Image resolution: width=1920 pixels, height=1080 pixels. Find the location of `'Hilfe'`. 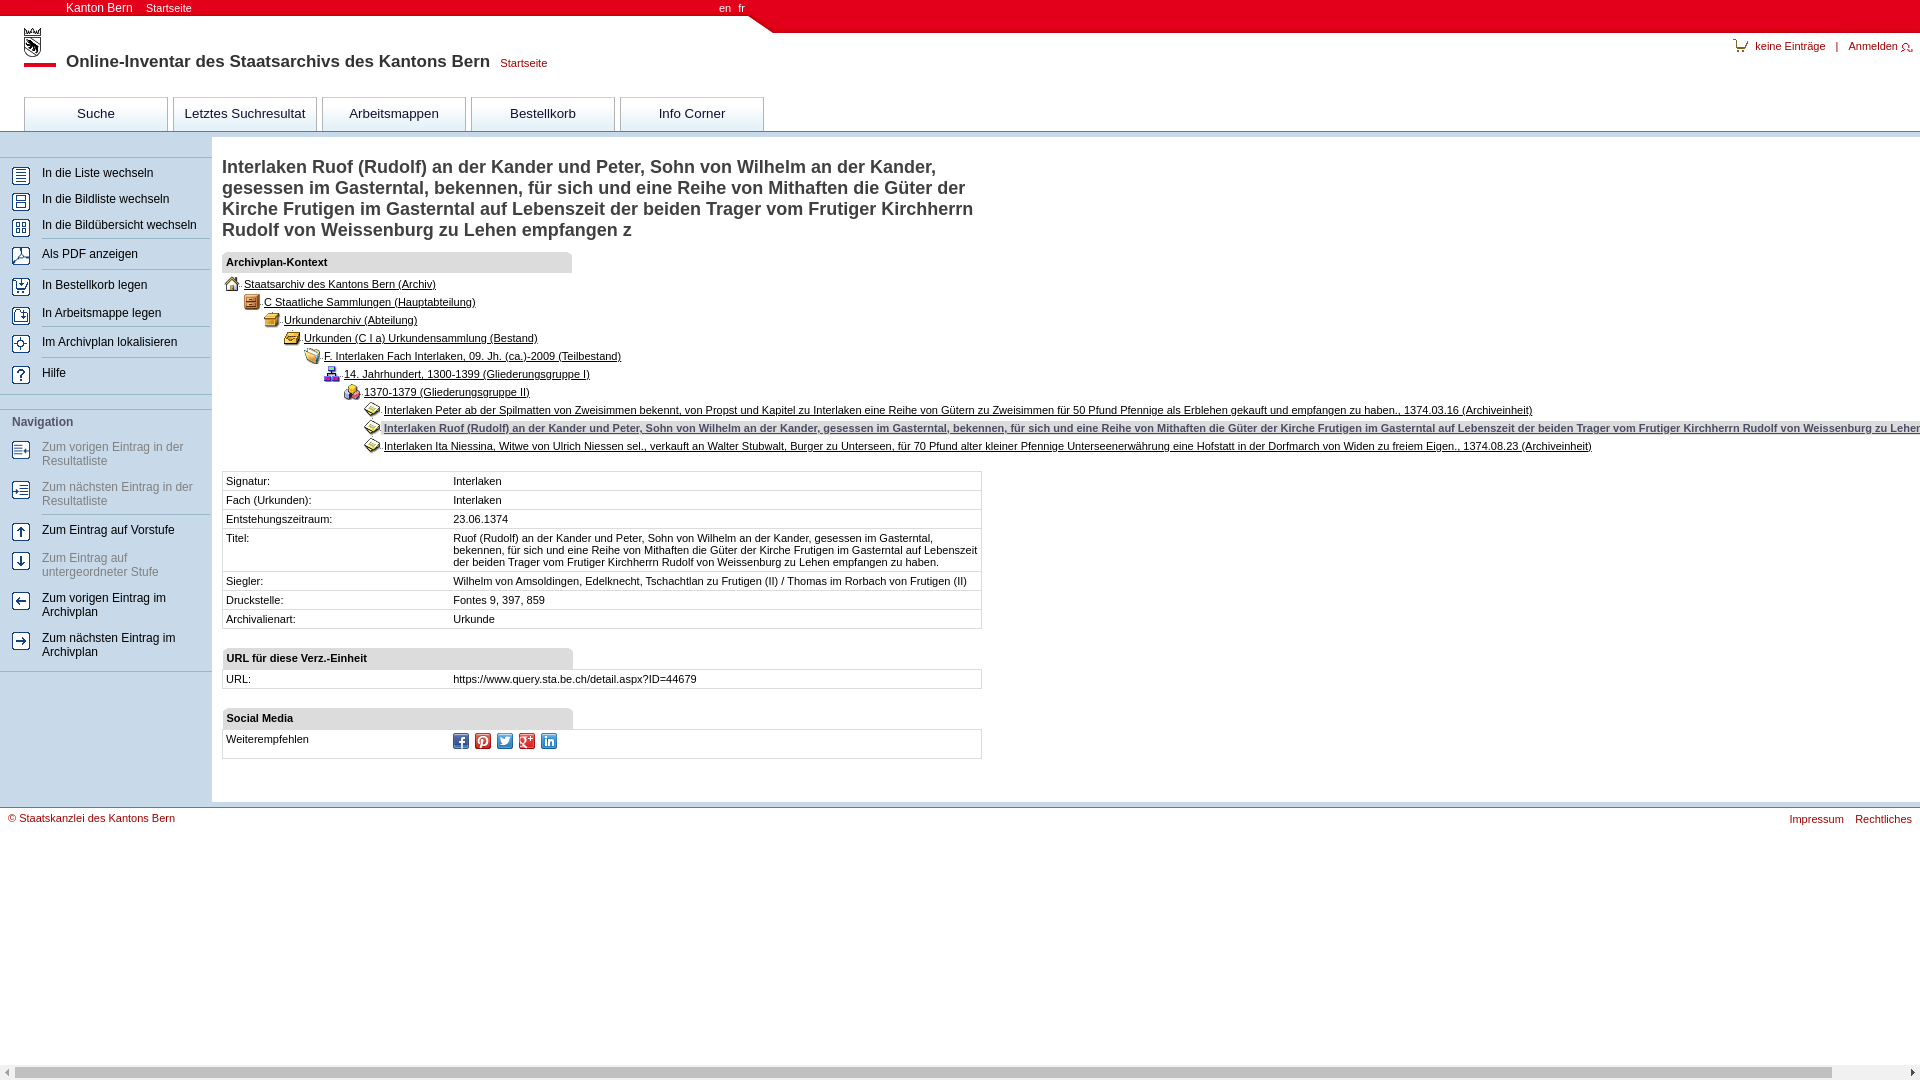

'Hilfe' is located at coordinates (53, 373).